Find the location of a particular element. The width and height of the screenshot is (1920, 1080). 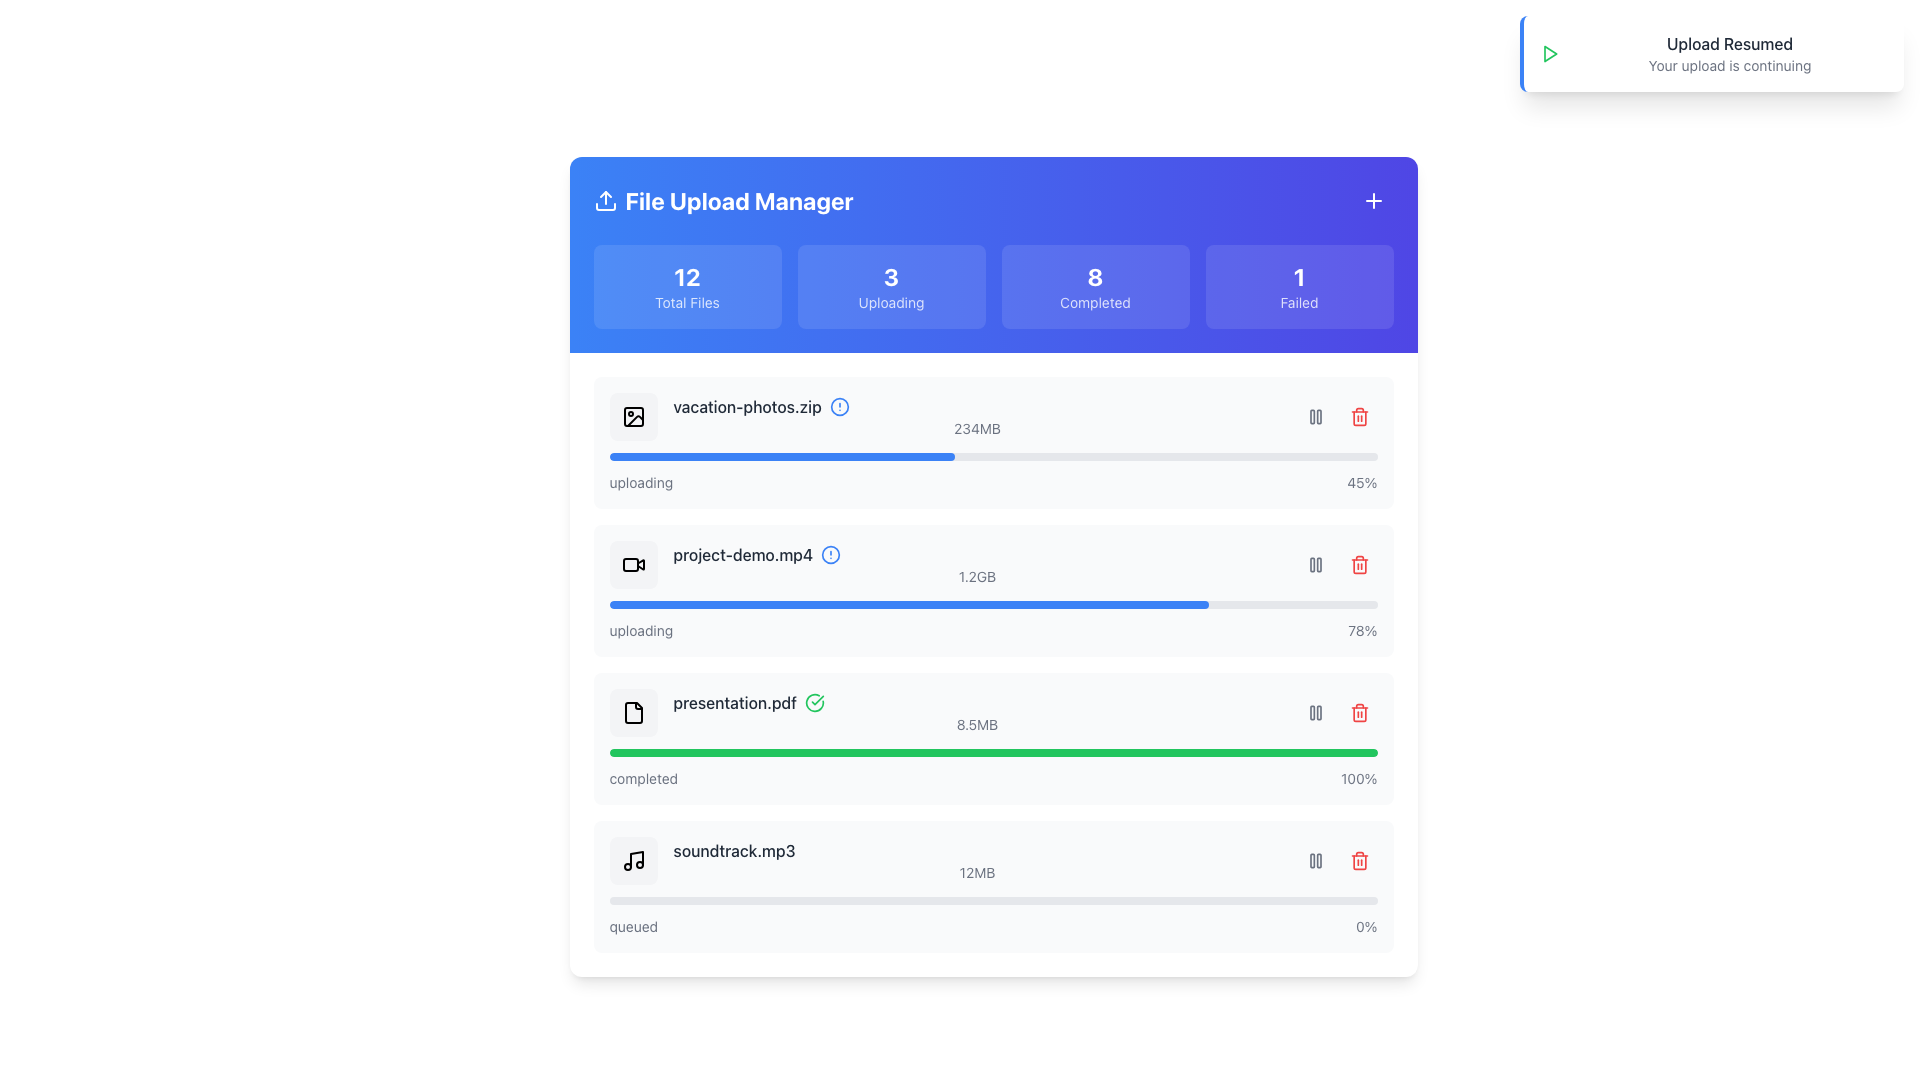

the status descriptor text label indicating the upload progress of the file 'project-demo.mp4', located under the progress bar and to the left of the '78%' indicator is located at coordinates (641, 631).